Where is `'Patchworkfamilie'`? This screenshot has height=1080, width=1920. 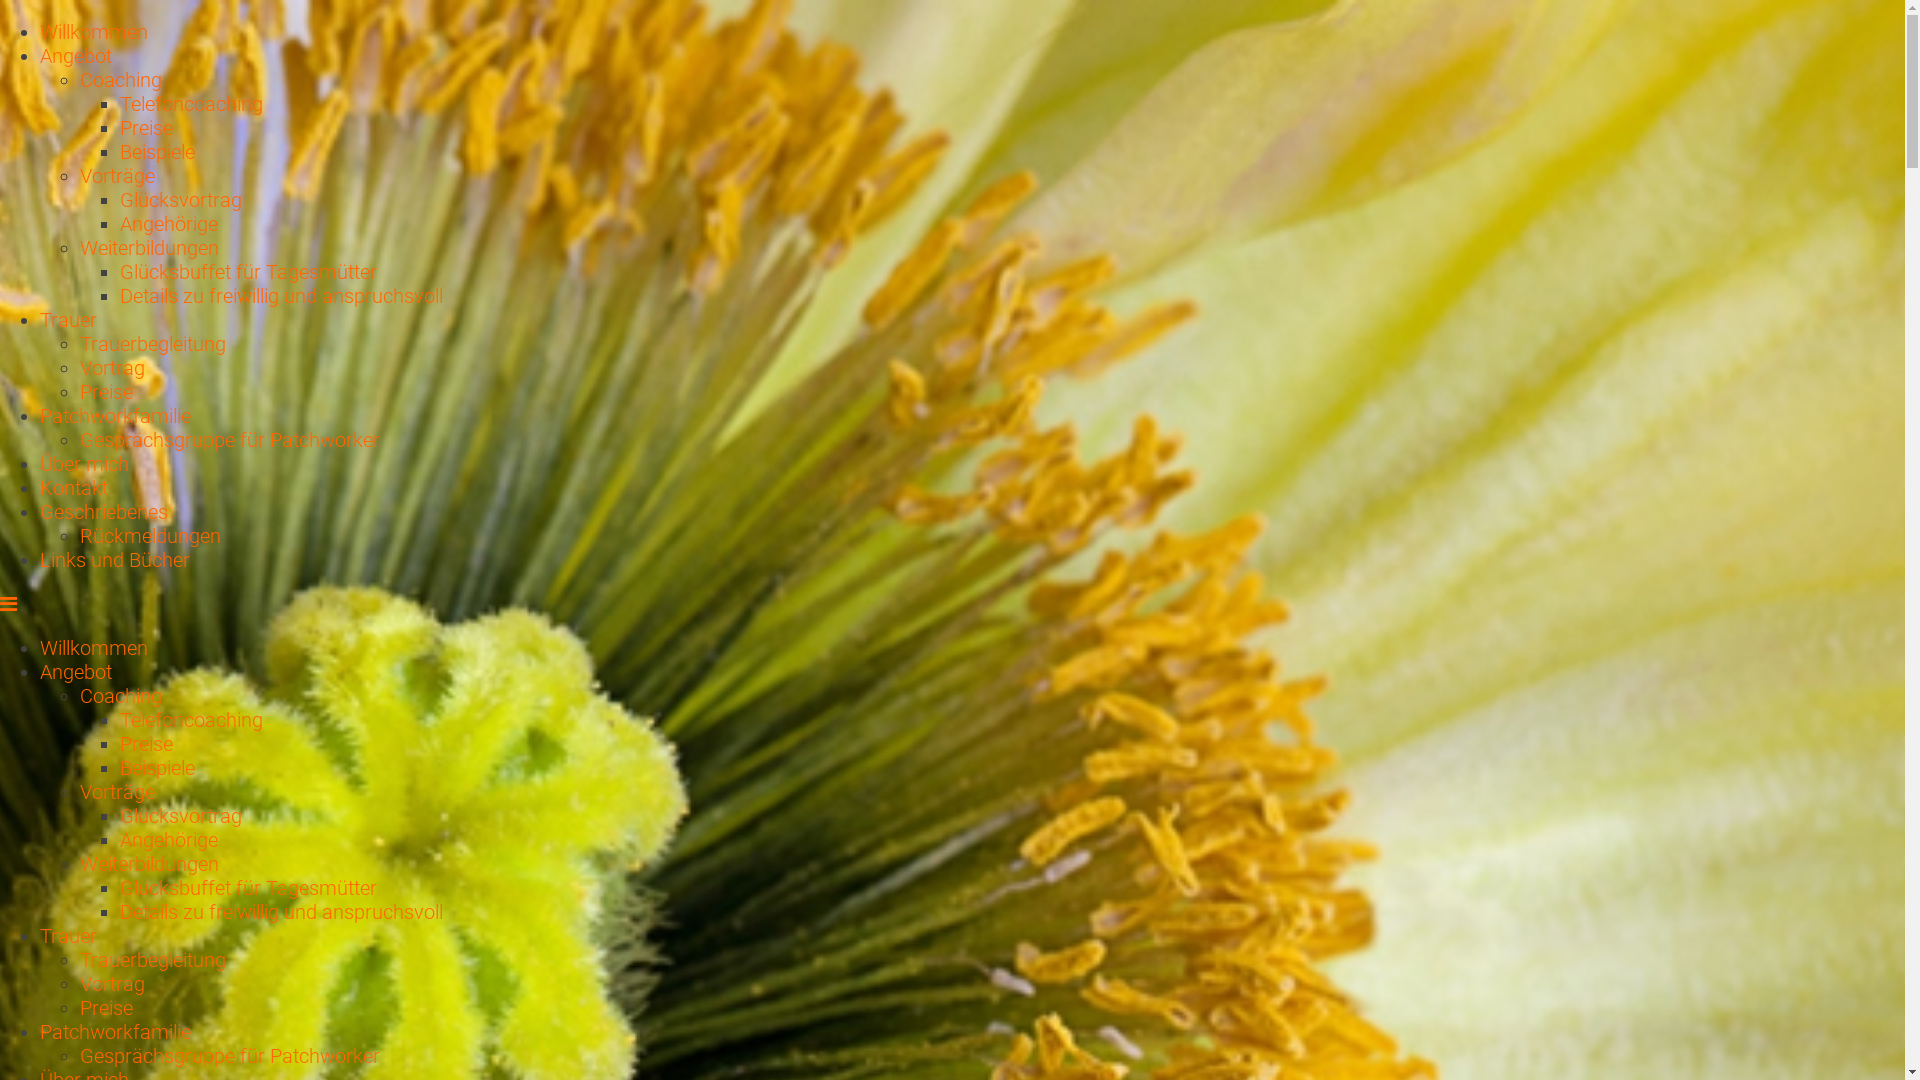 'Patchworkfamilie' is located at coordinates (114, 1032).